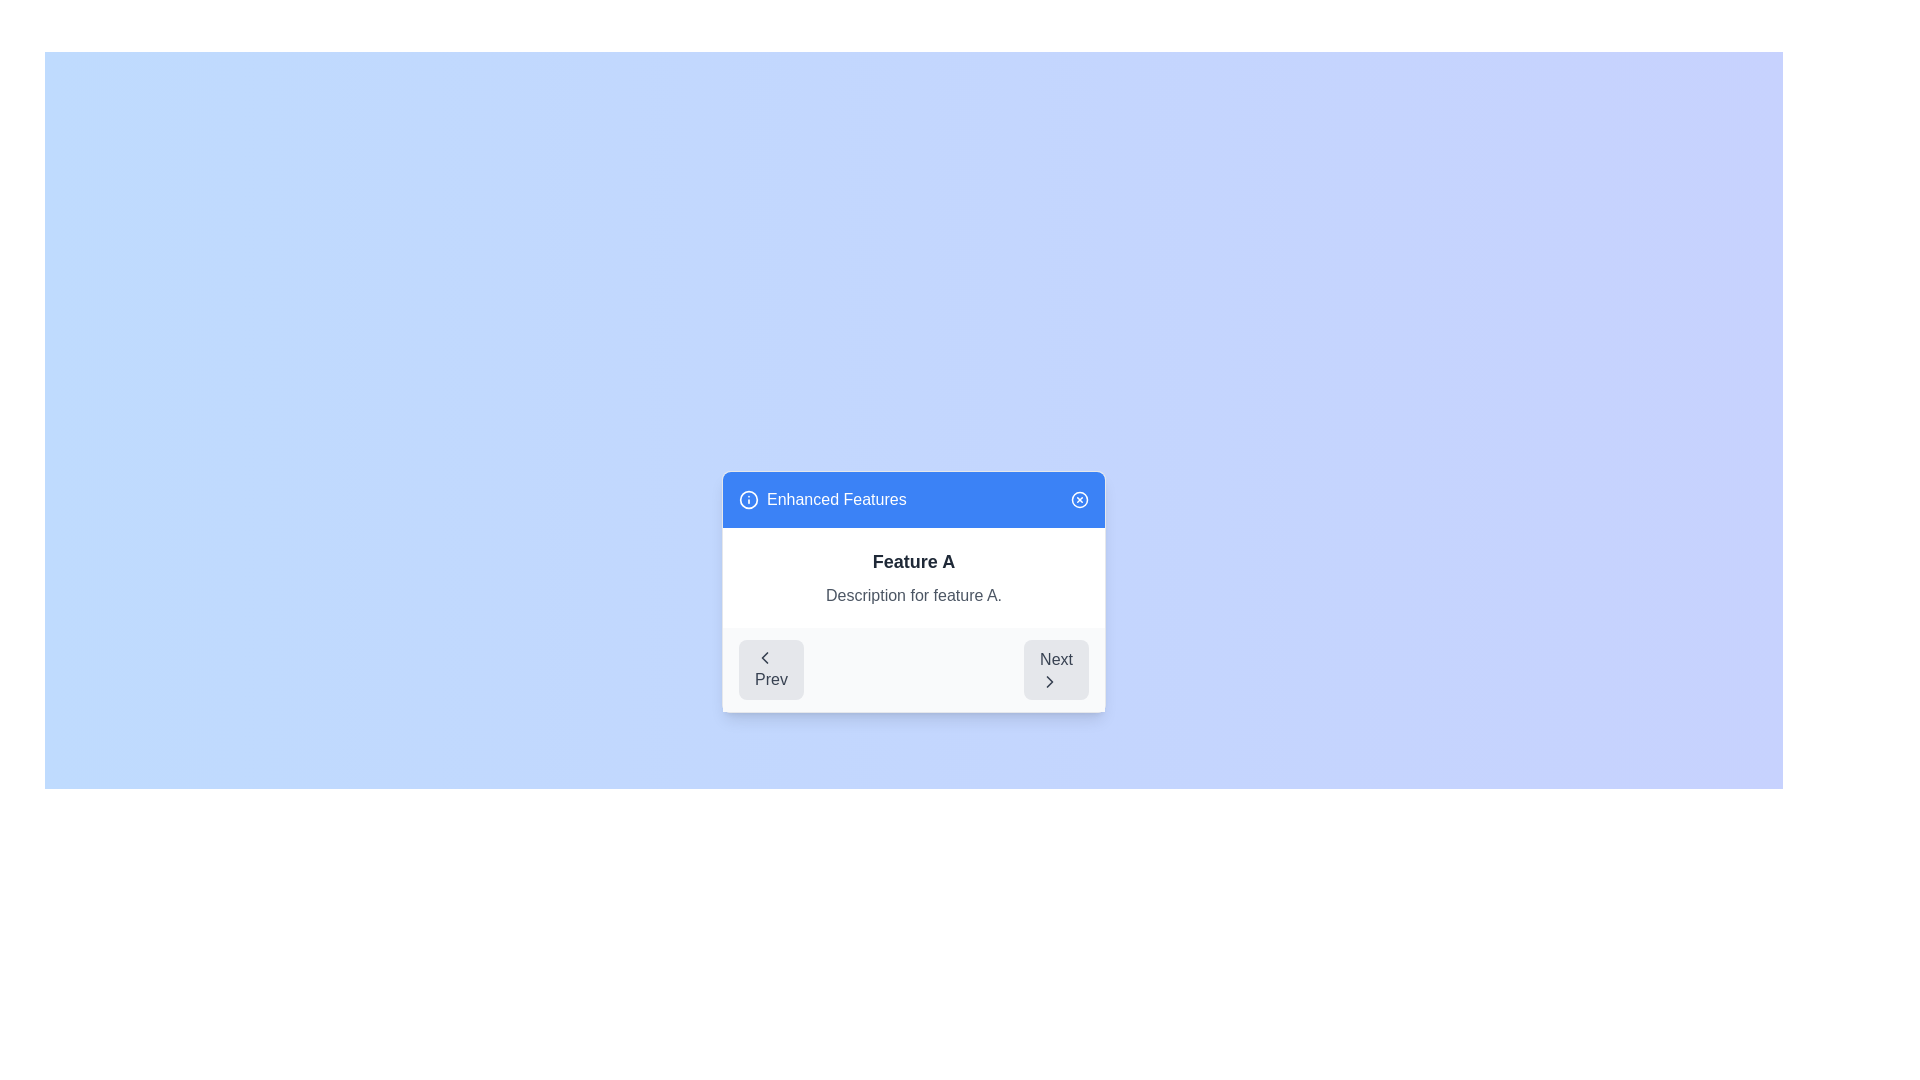 The height and width of the screenshot is (1080, 1920). I want to click on text of the header label located in the top-left portion of the card's header, which provides the main focus of the card and is aligned with the text of the card below, so click(822, 499).